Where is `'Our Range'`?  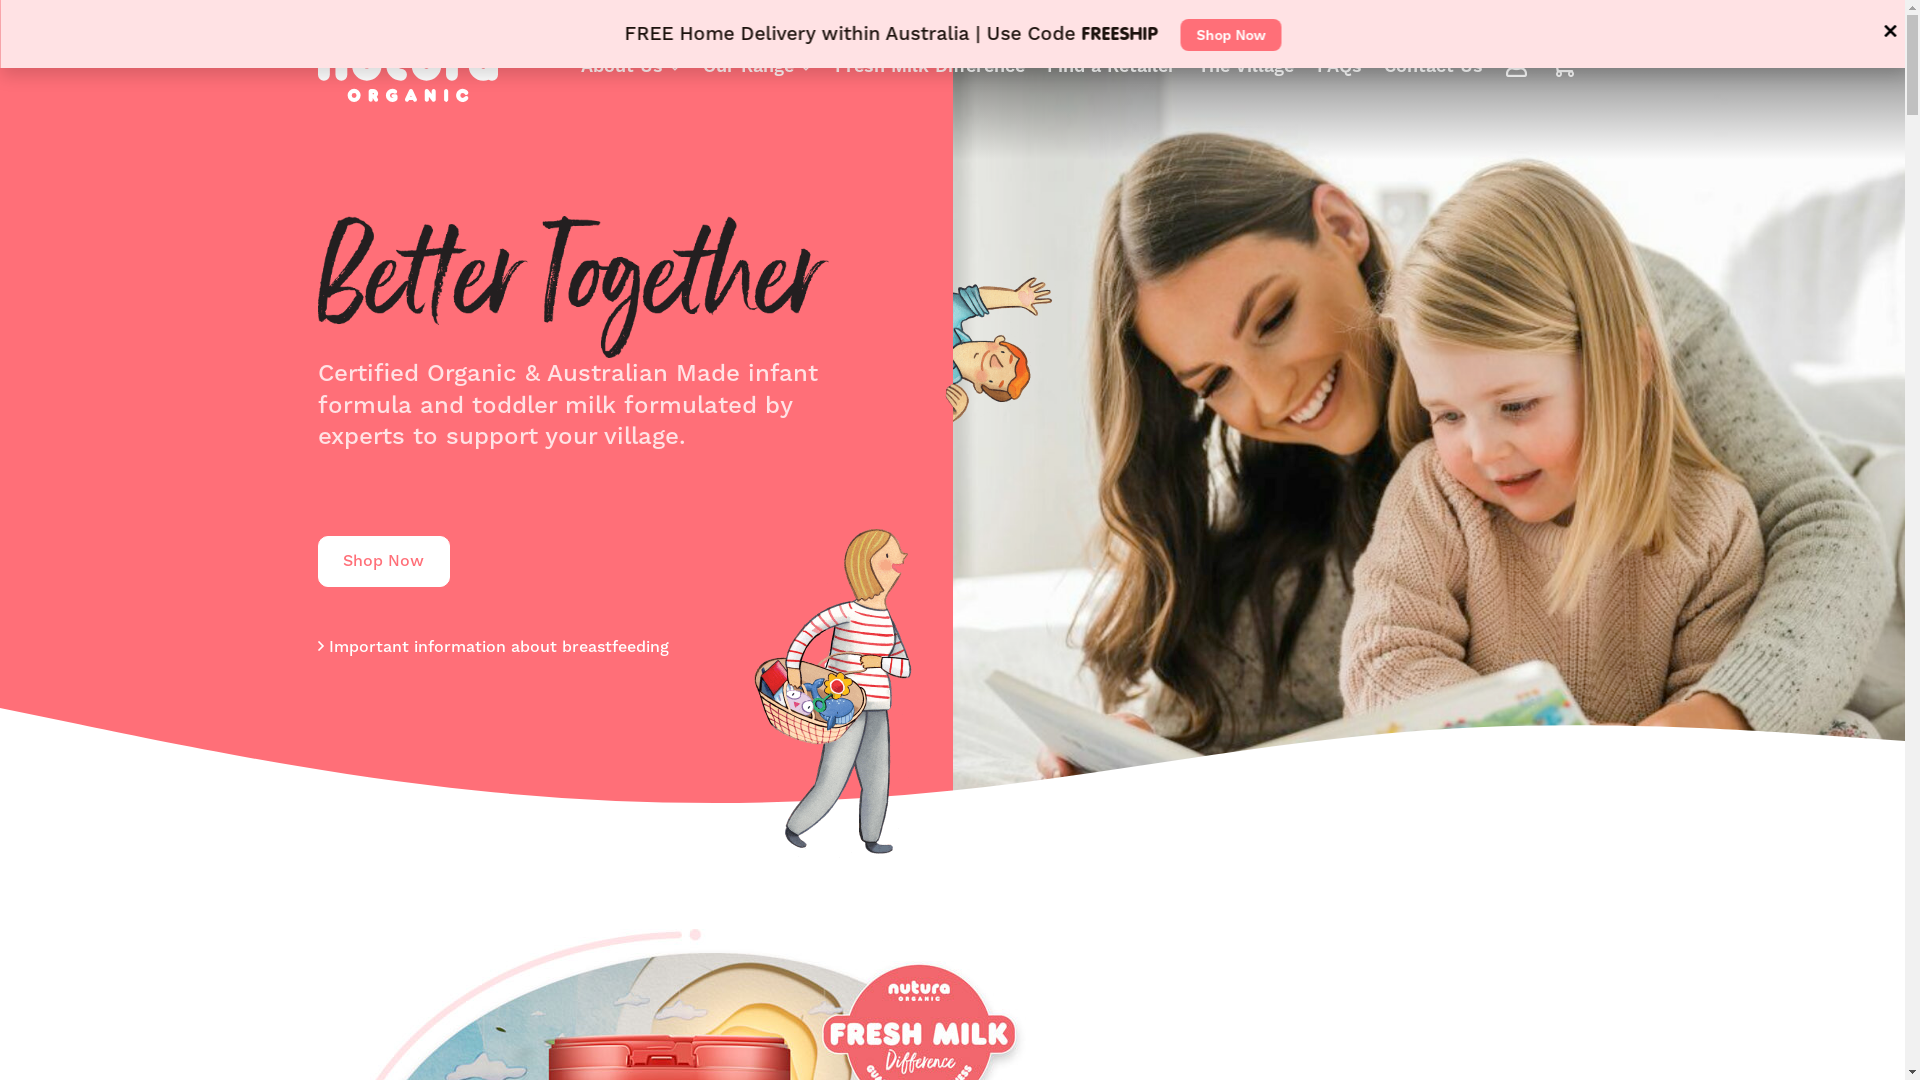
'Our Range' is located at coordinates (756, 64).